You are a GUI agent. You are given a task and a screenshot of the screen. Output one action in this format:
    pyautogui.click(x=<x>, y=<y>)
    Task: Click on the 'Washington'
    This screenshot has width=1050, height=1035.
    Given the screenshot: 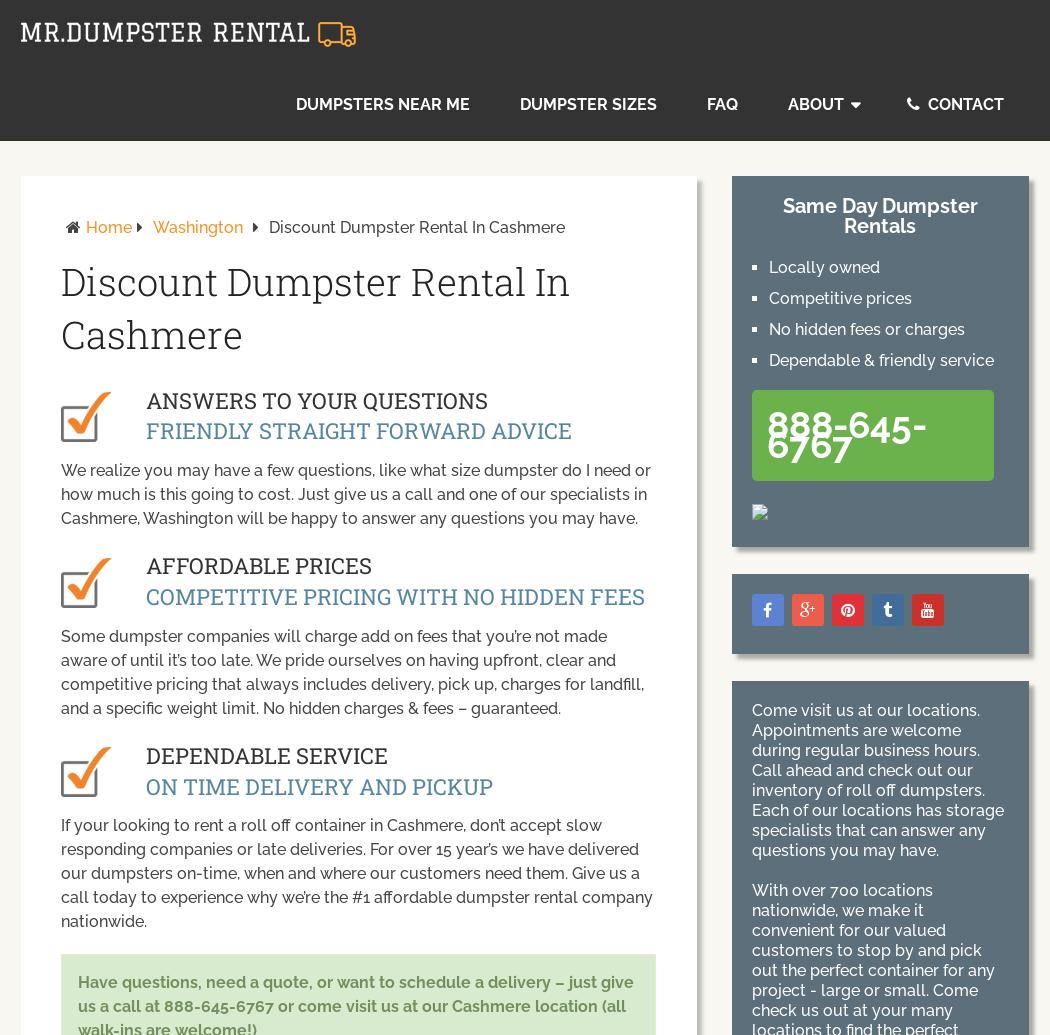 What is the action you would take?
    pyautogui.click(x=197, y=227)
    